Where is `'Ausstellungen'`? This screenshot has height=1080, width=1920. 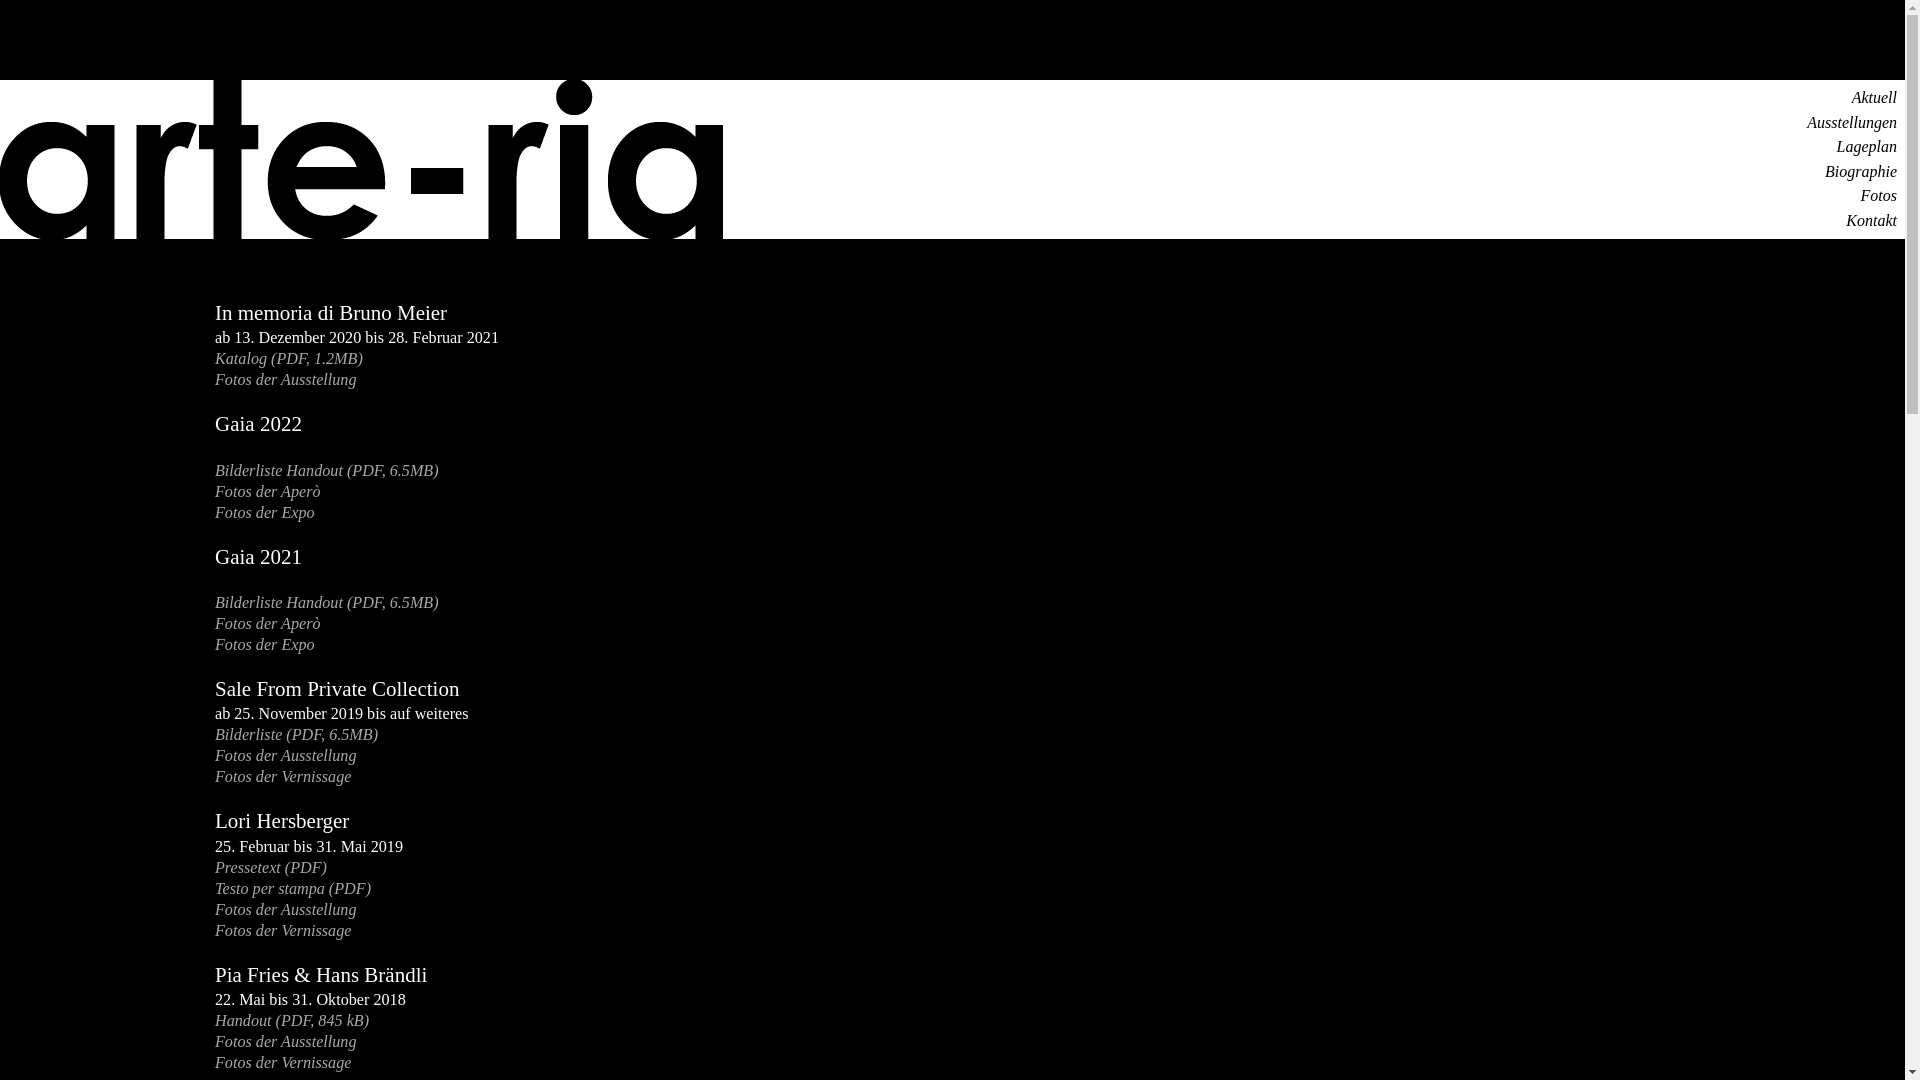
'Ausstellungen' is located at coordinates (1851, 122).